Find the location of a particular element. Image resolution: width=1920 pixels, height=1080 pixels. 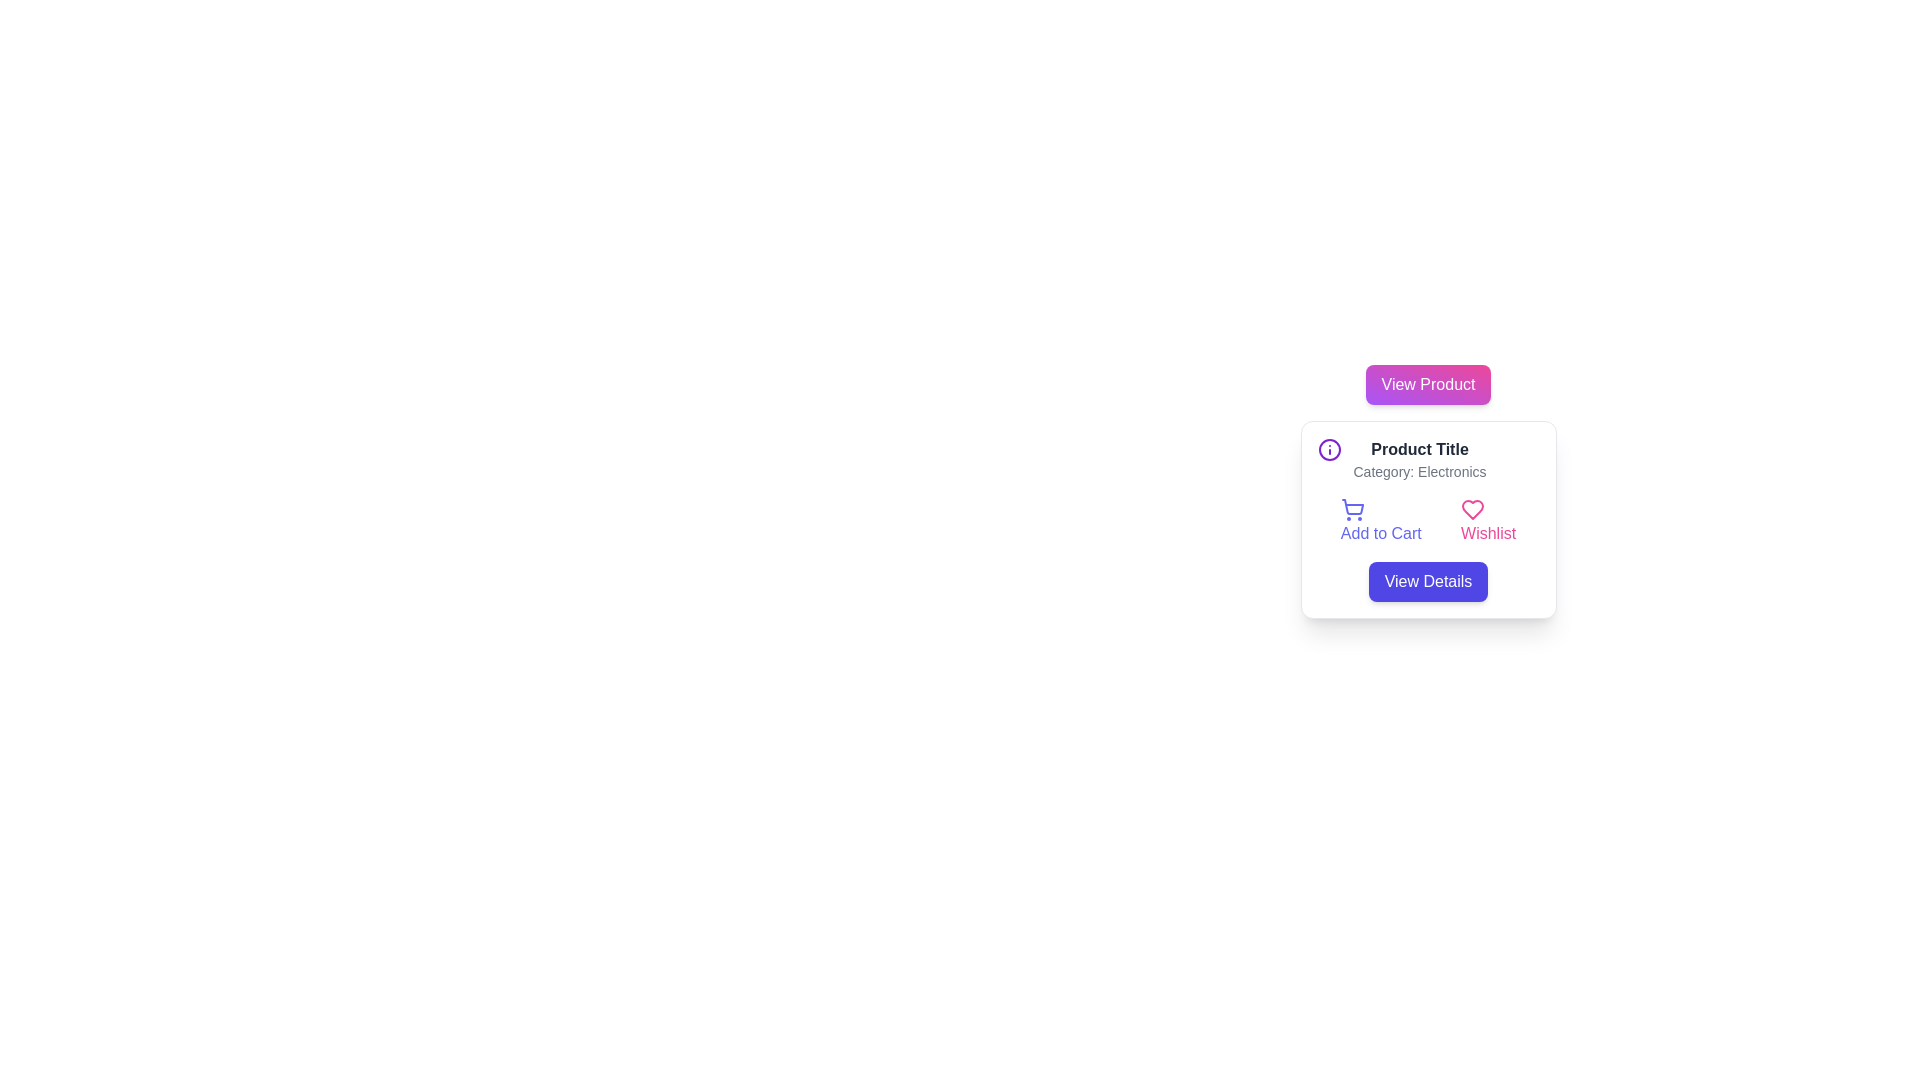

the wishlist icon located in the bottom-right area of the layout, positioned to the right of the 'Add to Cart' icon and above the 'View Details' button is located at coordinates (1473, 508).